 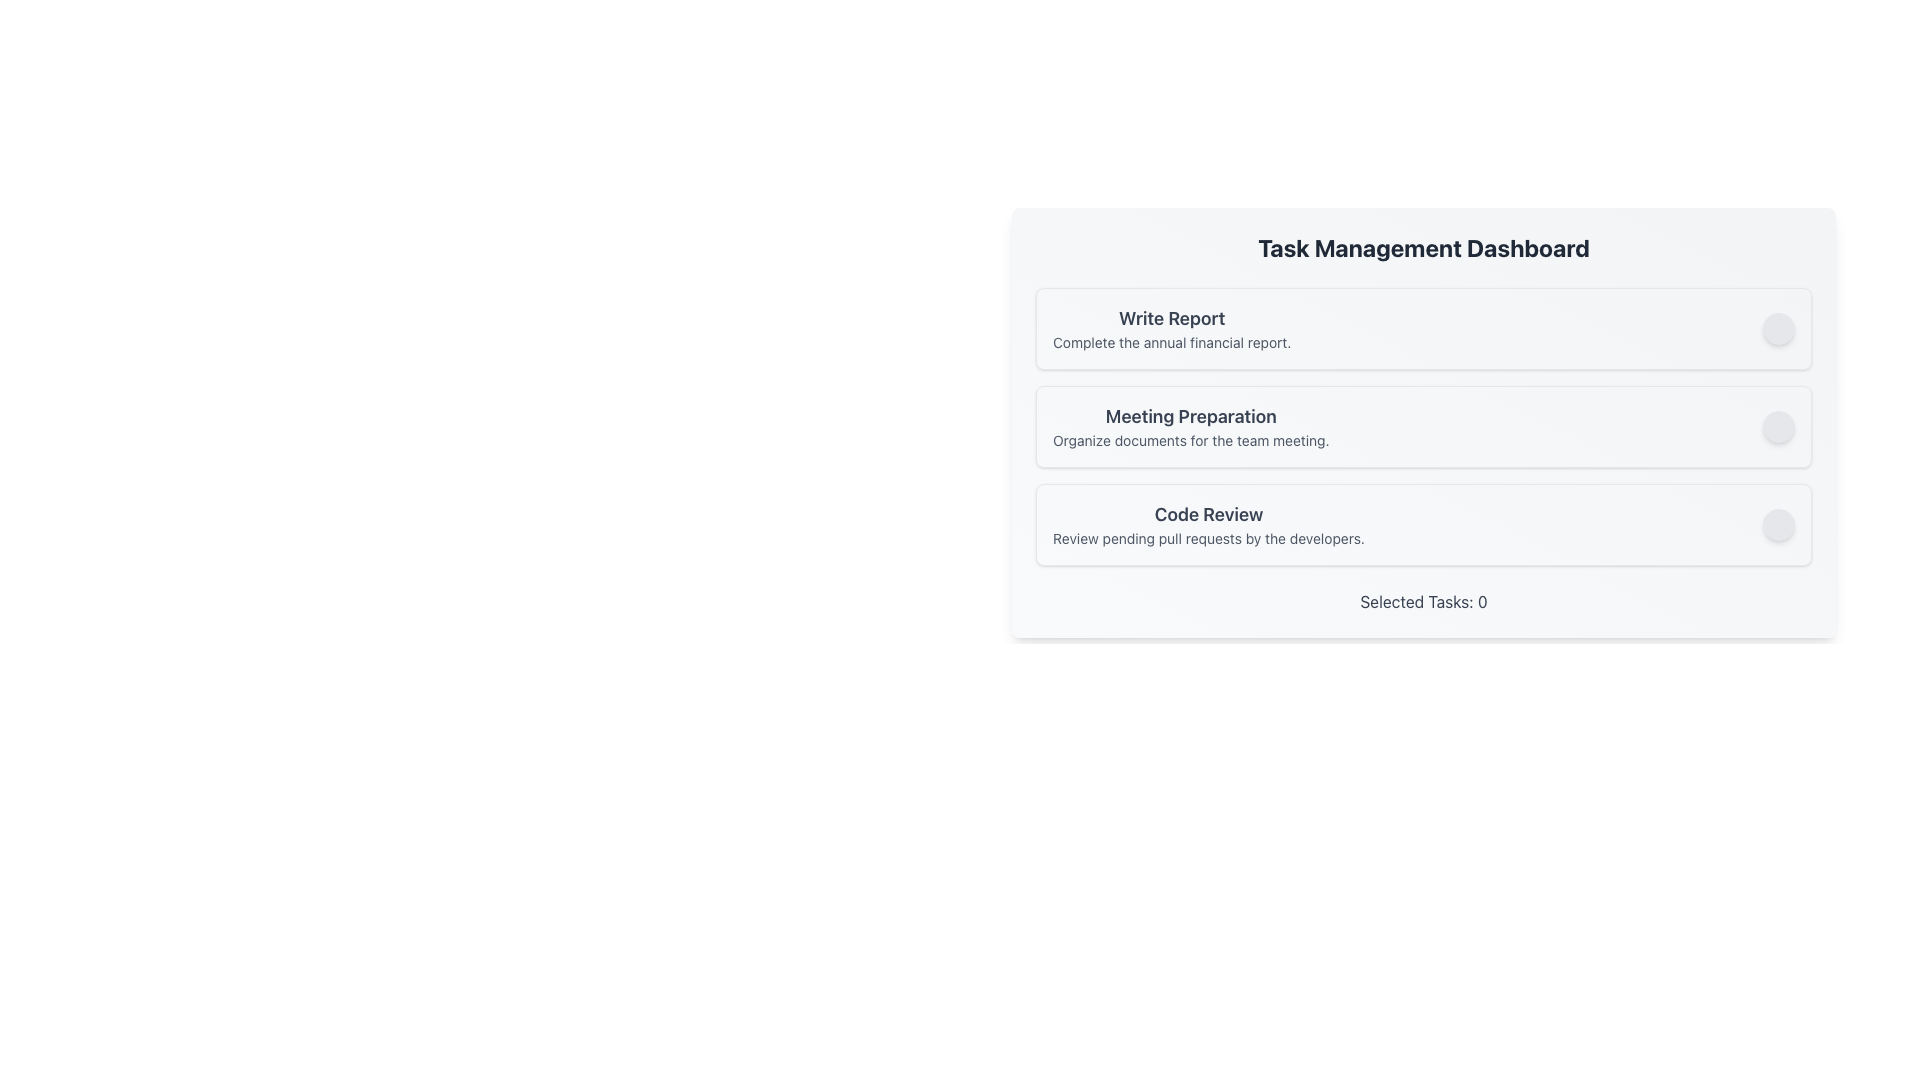 I want to click on the text label that serves as the title for the task 'Meeting Preparation' within the Task Management Dashboard, so click(x=1191, y=415).